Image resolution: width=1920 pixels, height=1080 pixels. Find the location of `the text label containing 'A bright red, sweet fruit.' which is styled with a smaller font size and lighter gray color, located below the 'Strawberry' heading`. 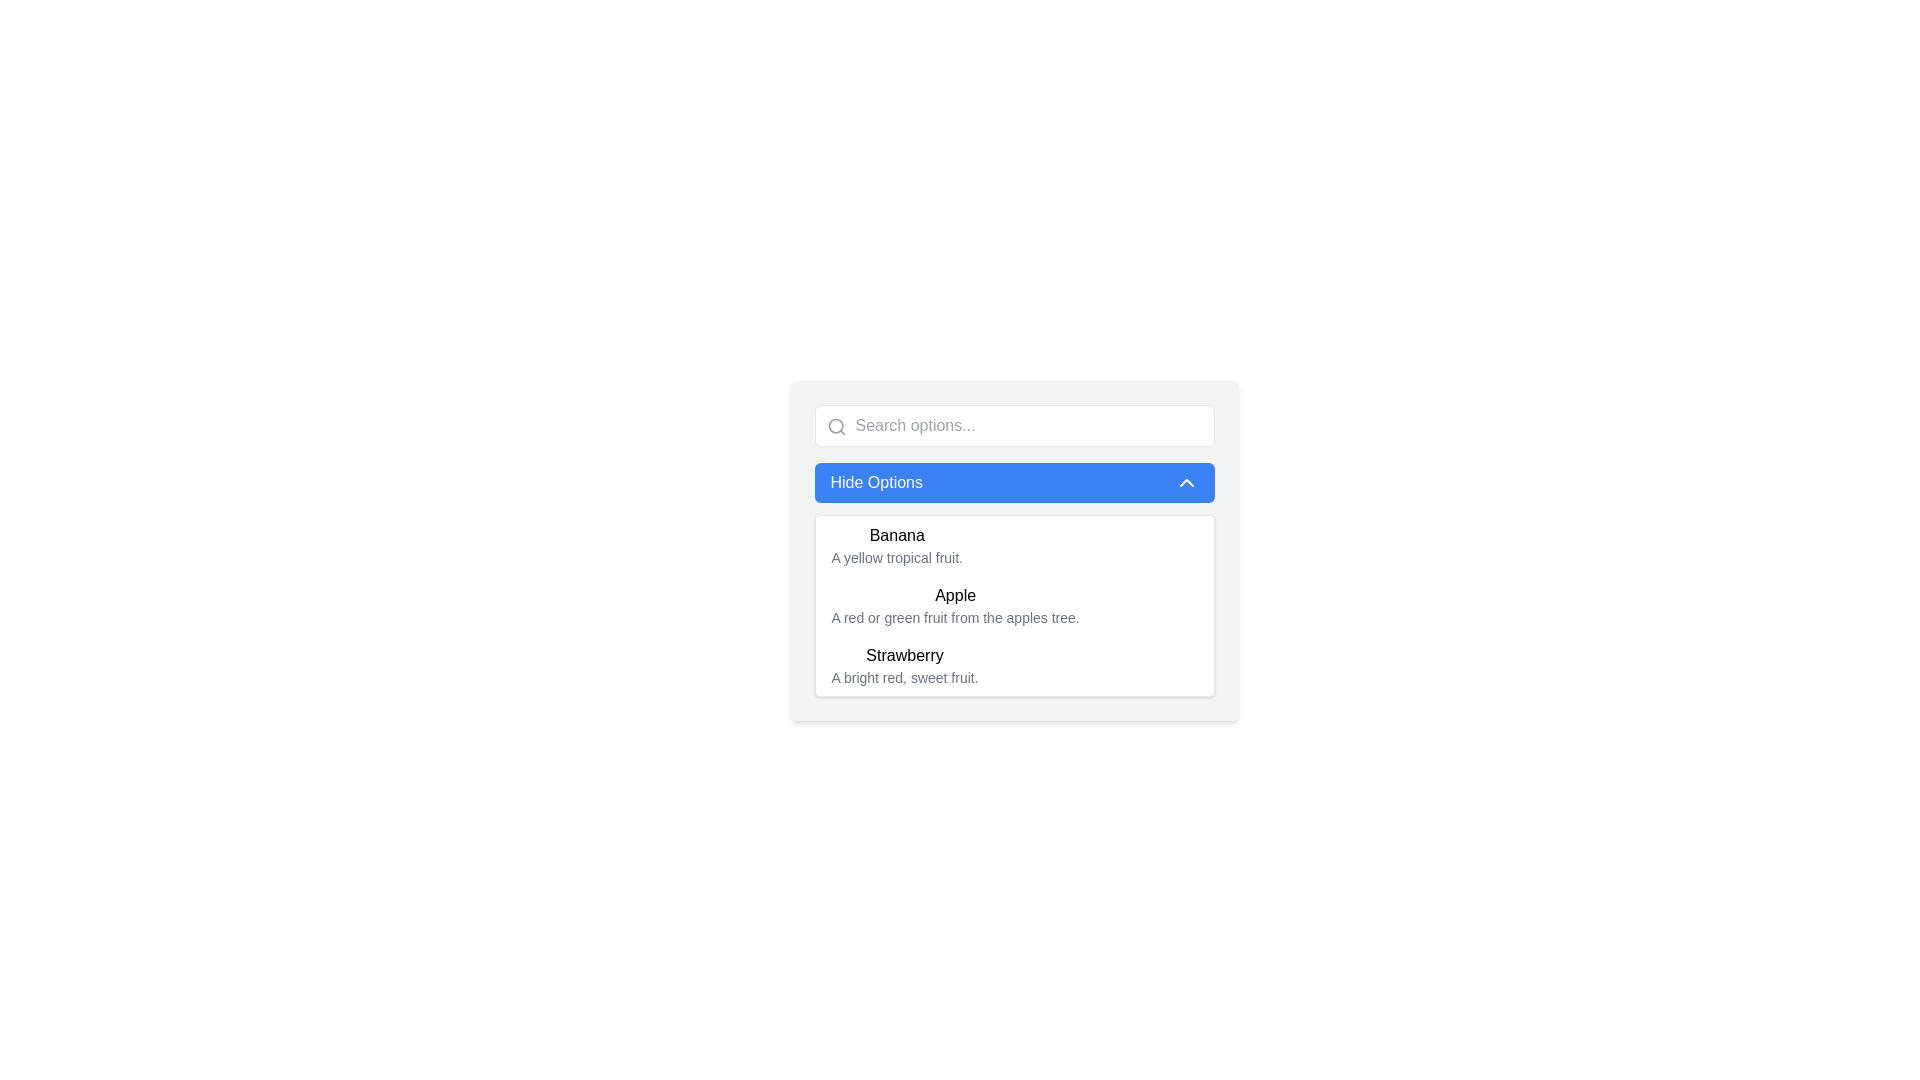

the text label containing 'A bright red, sweet fruit.' which is styled with a smaller font size and lighter gray color, located below the 'Strawberry' heading is located at coordinates (904, 677).